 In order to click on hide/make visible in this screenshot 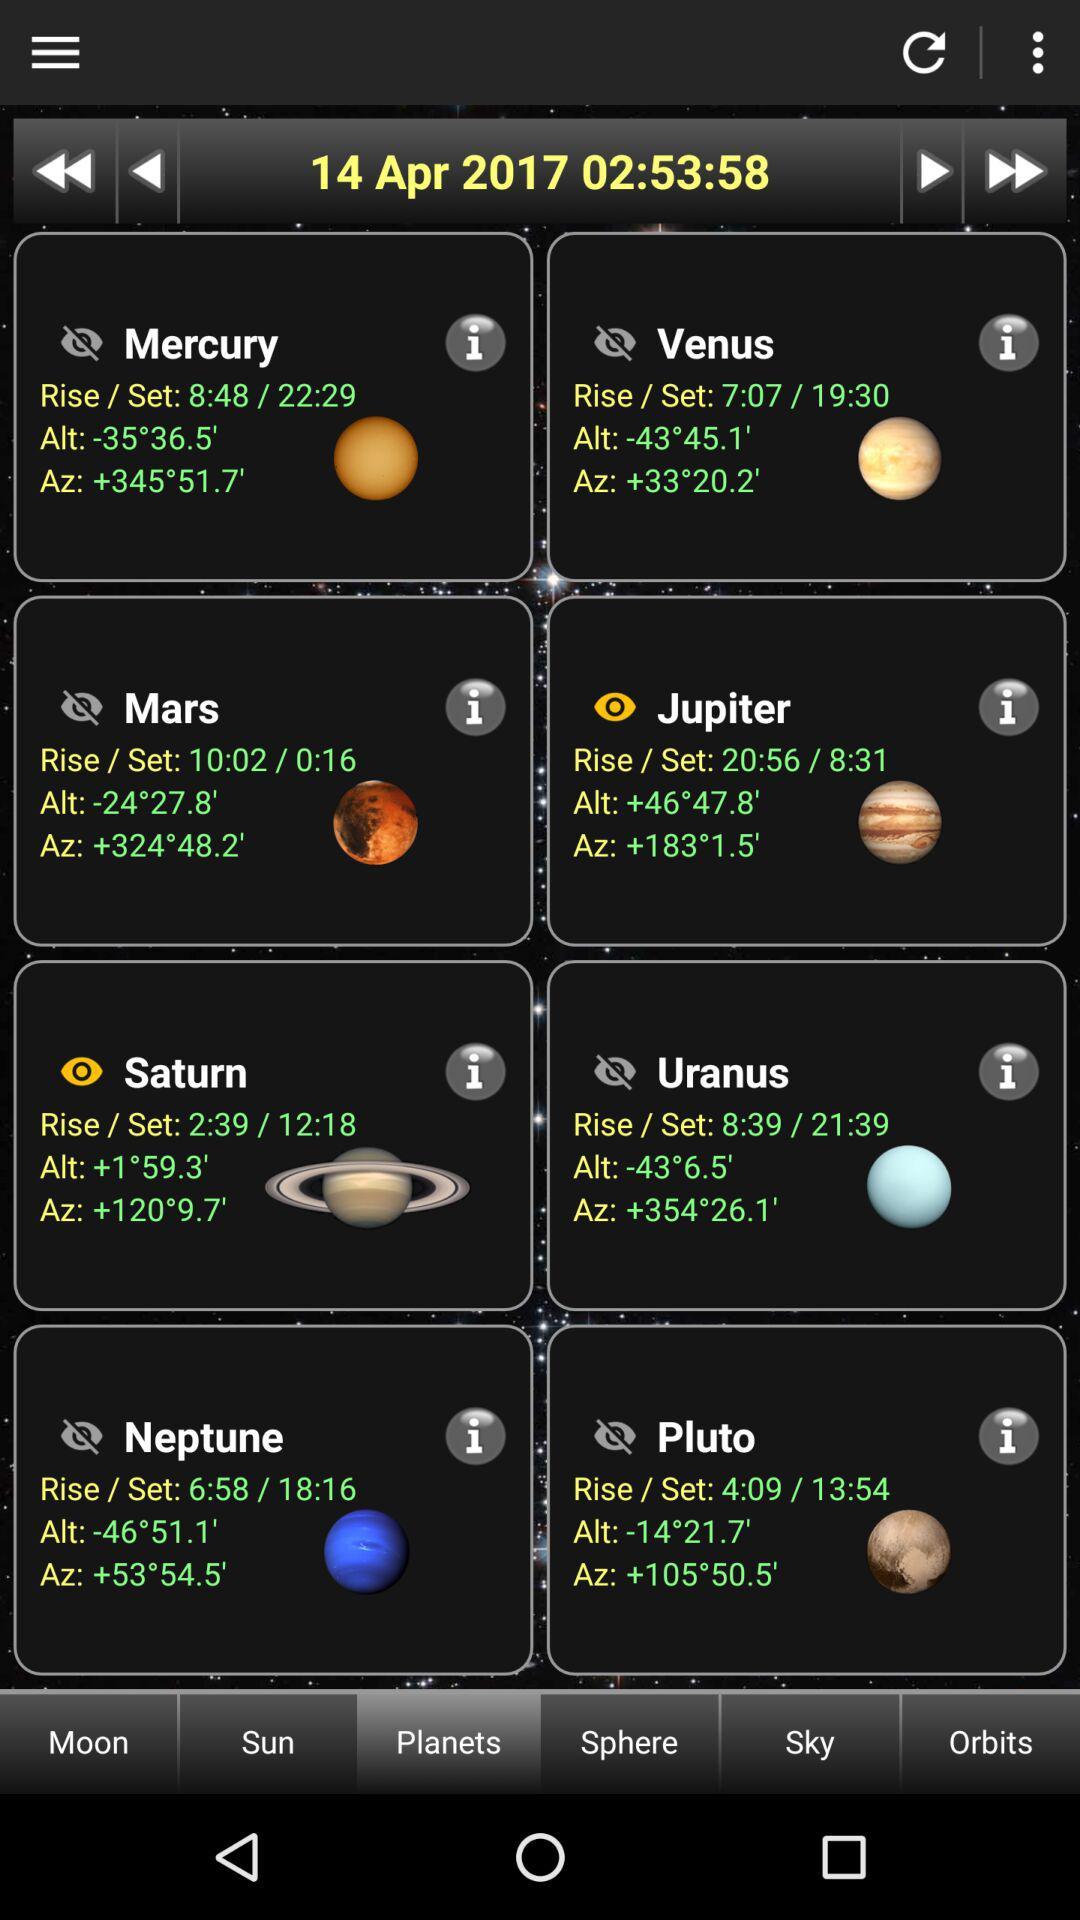, I will do `click(80, 1434)`.